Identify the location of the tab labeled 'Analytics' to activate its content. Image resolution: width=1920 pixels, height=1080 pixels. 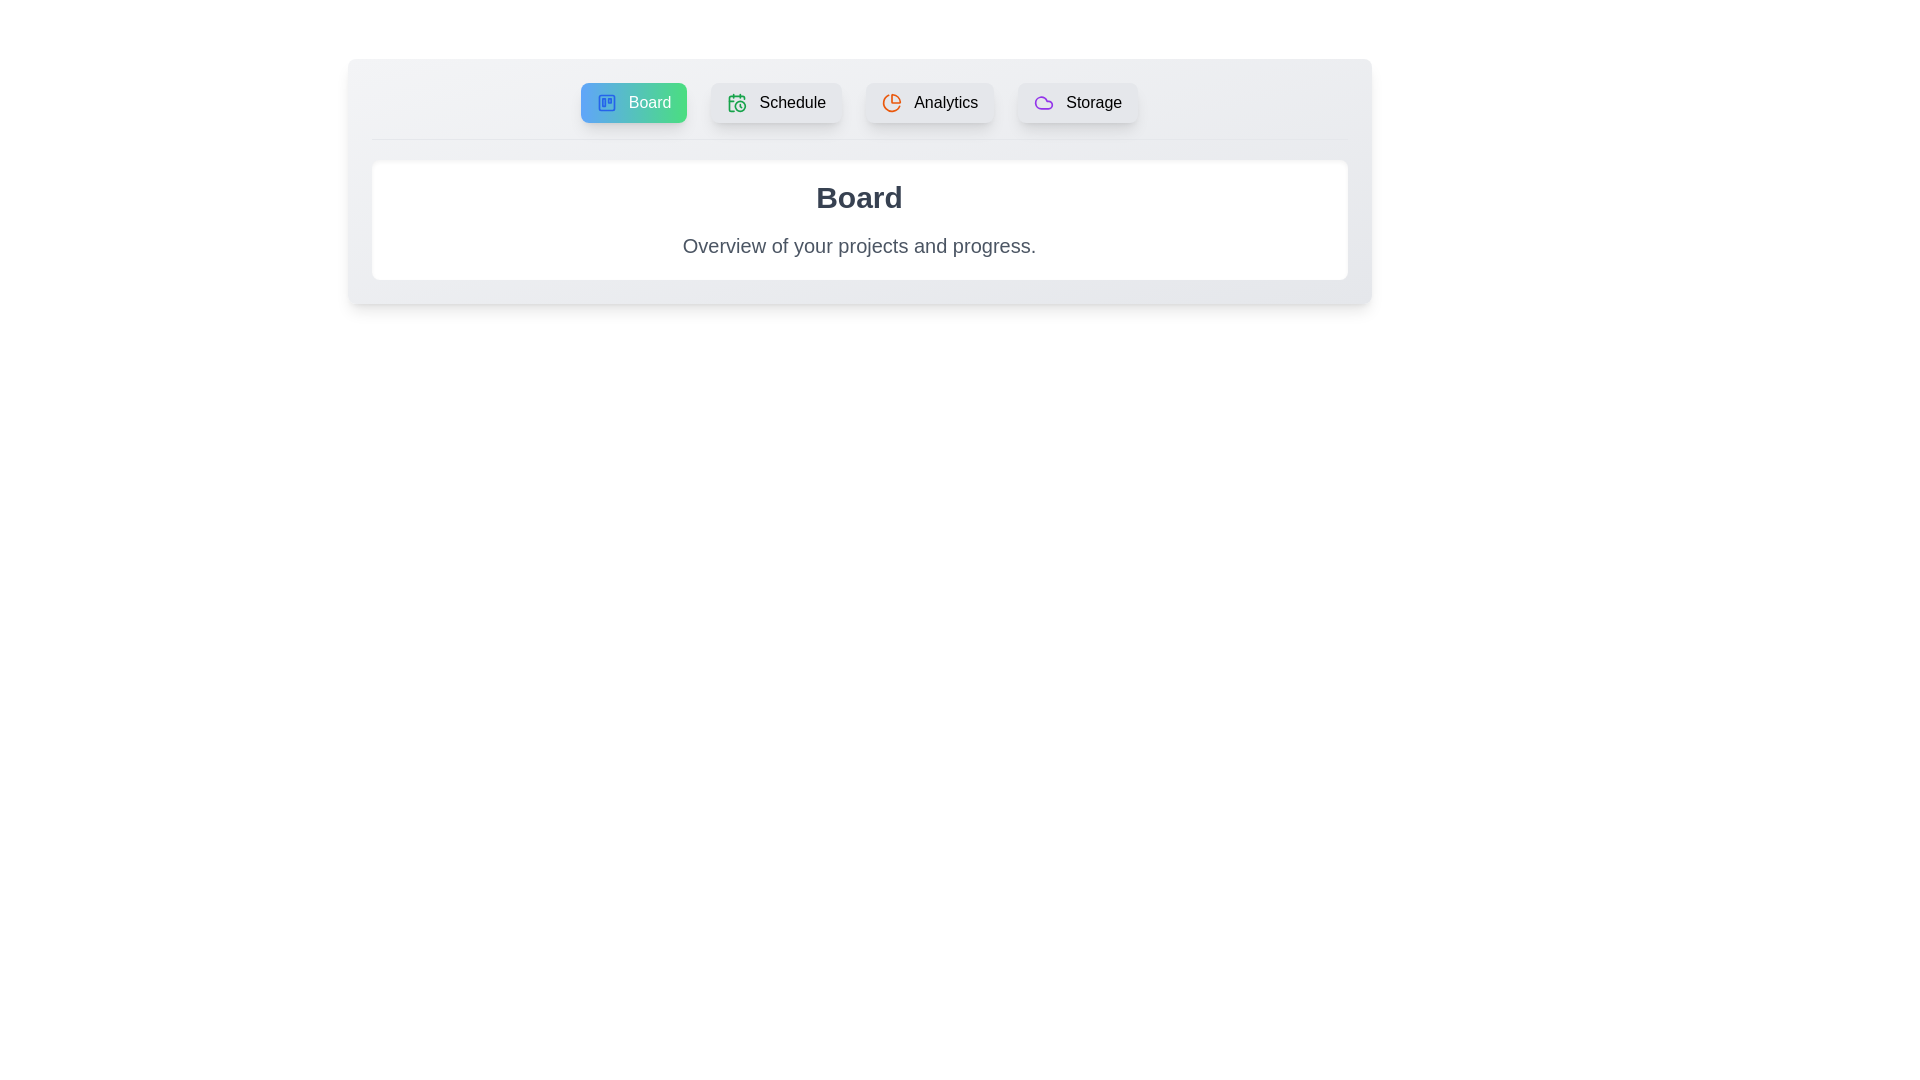
(929, 103).